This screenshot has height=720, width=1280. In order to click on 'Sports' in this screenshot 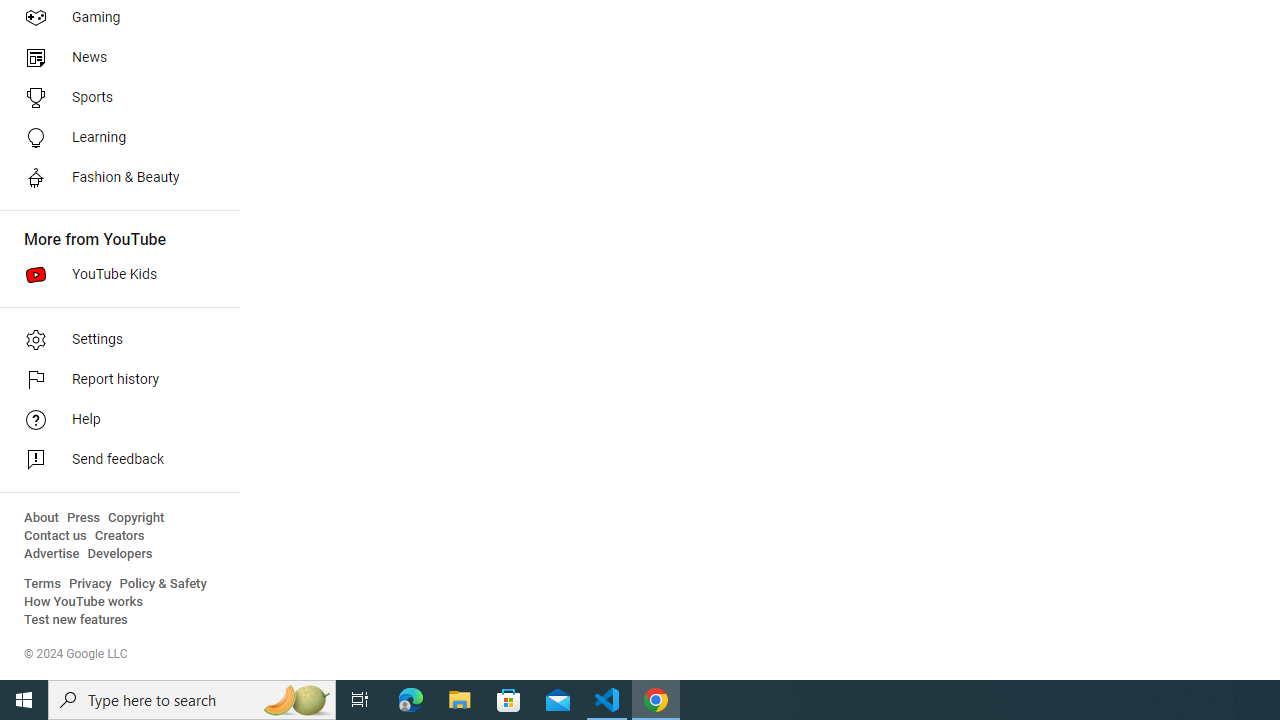, I will do `click(112, 97)`.